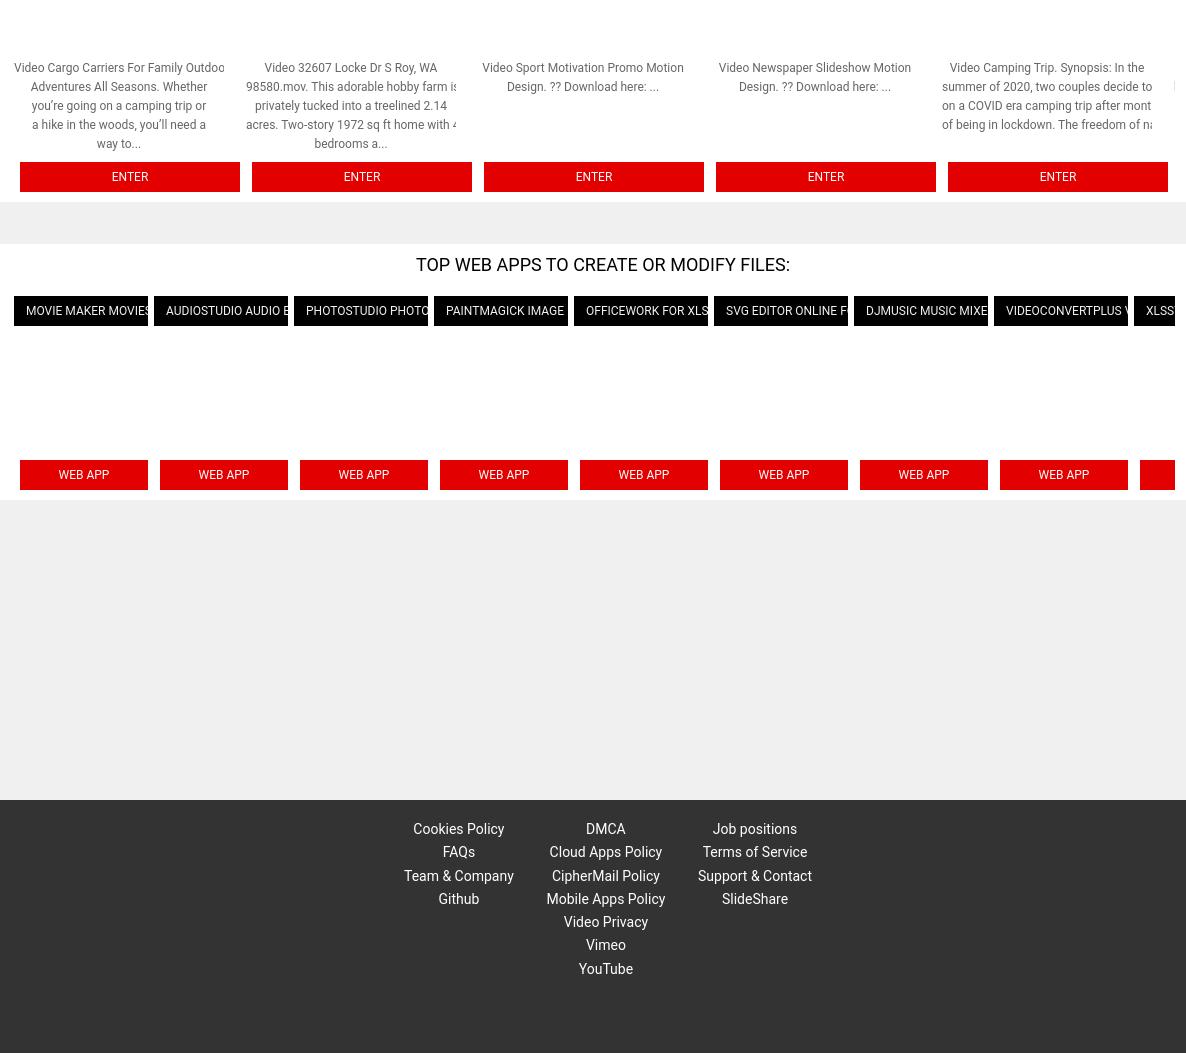  Describe the element at coordinates (604, 897) in the screenshot. I see `'Mobile Apps Policy'` at that location.